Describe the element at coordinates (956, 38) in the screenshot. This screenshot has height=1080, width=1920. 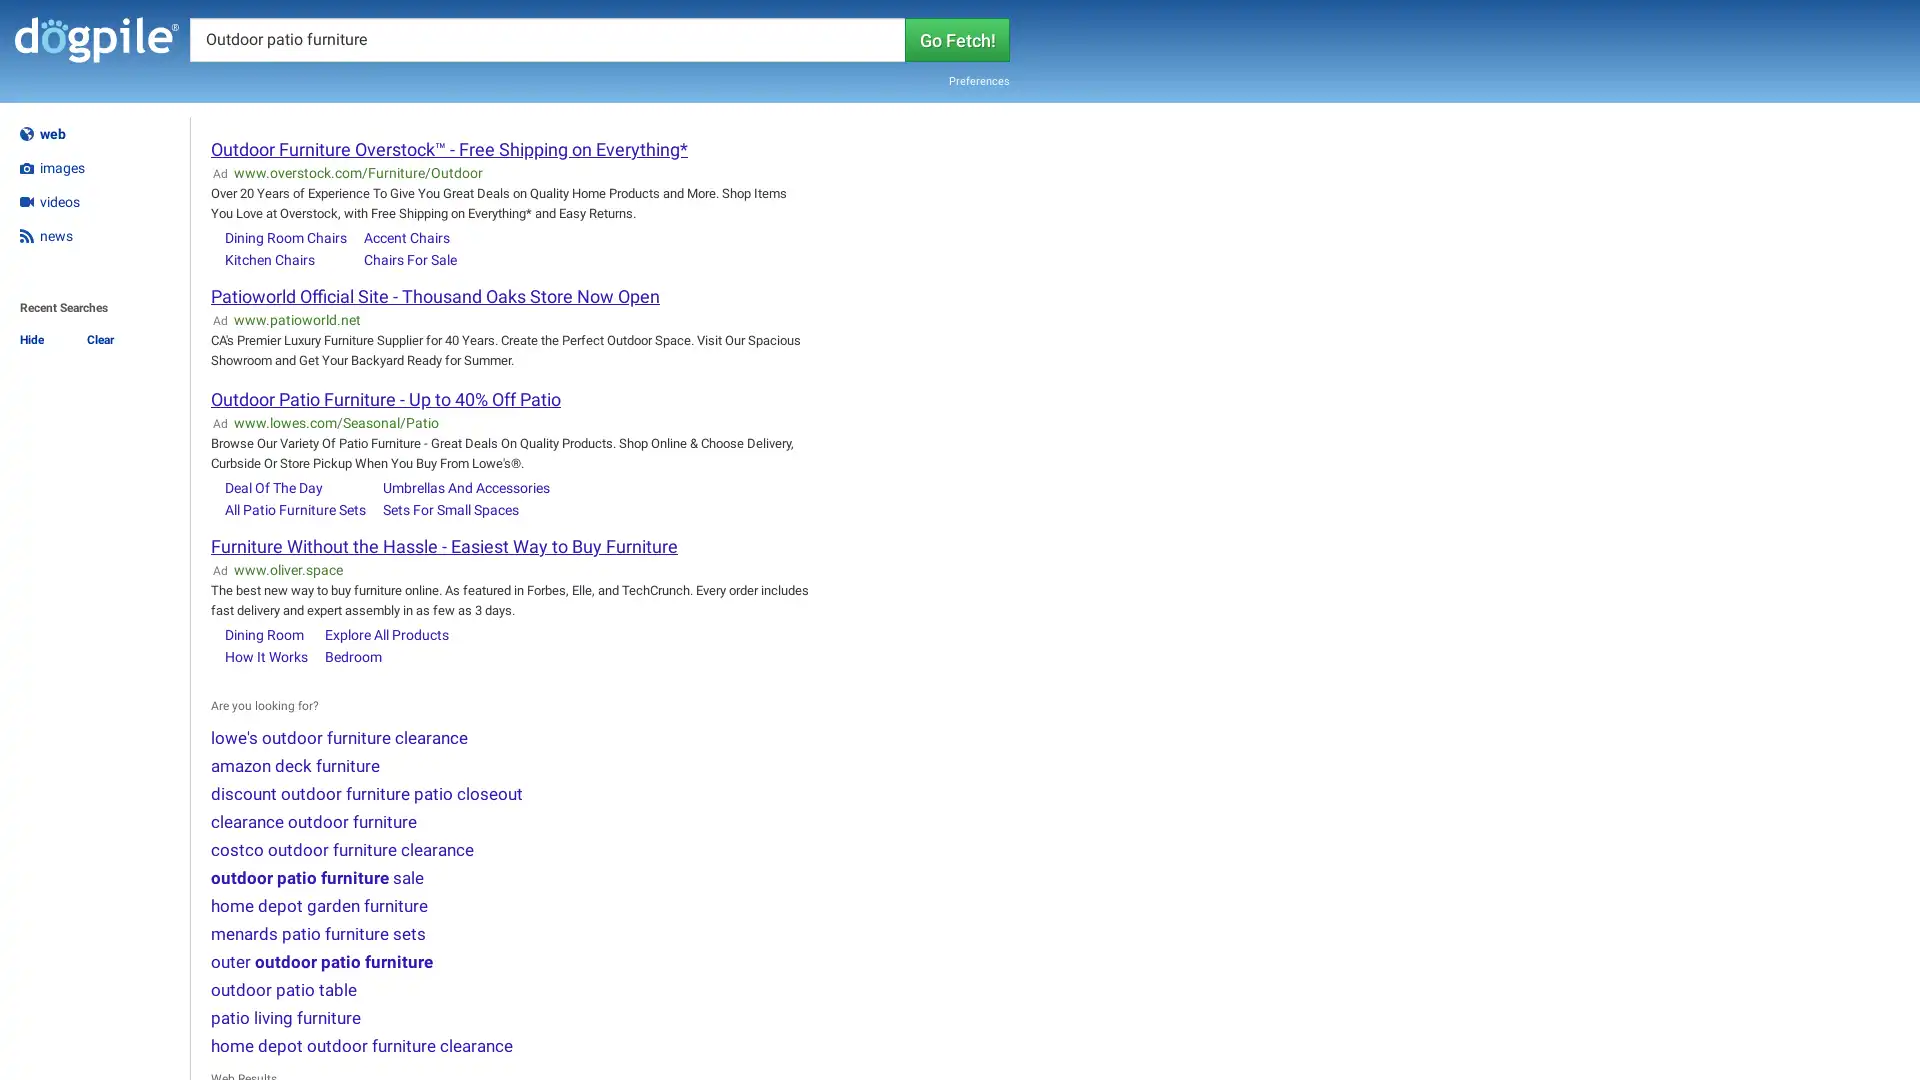
I see `Search` at that location.